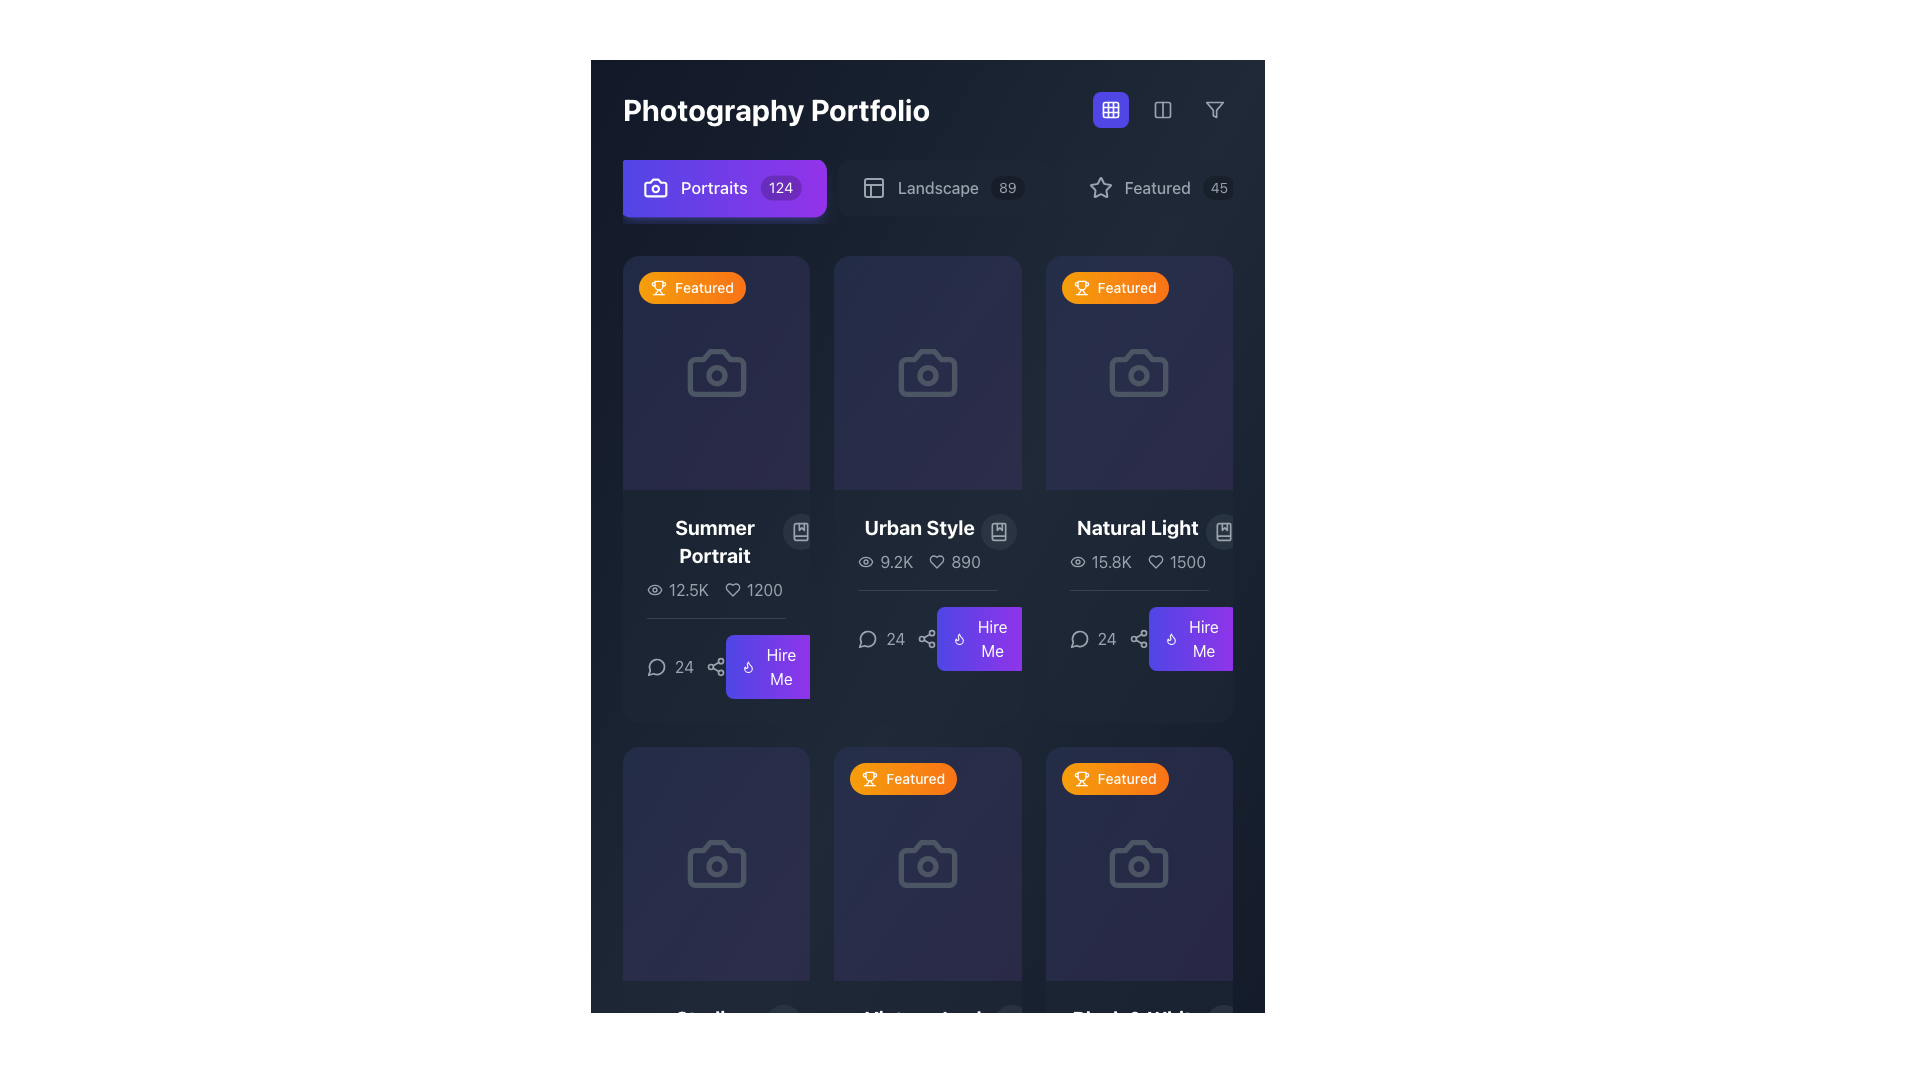 Image resolution: width=1920 pixels, height=1080 pixels. I want to click on the 'Hire Me' button on the 'Natural Light' photography feature card, which is the third card in the first row of the grid layout under the 'Photography Portfolio' section, so click(1139, 591).